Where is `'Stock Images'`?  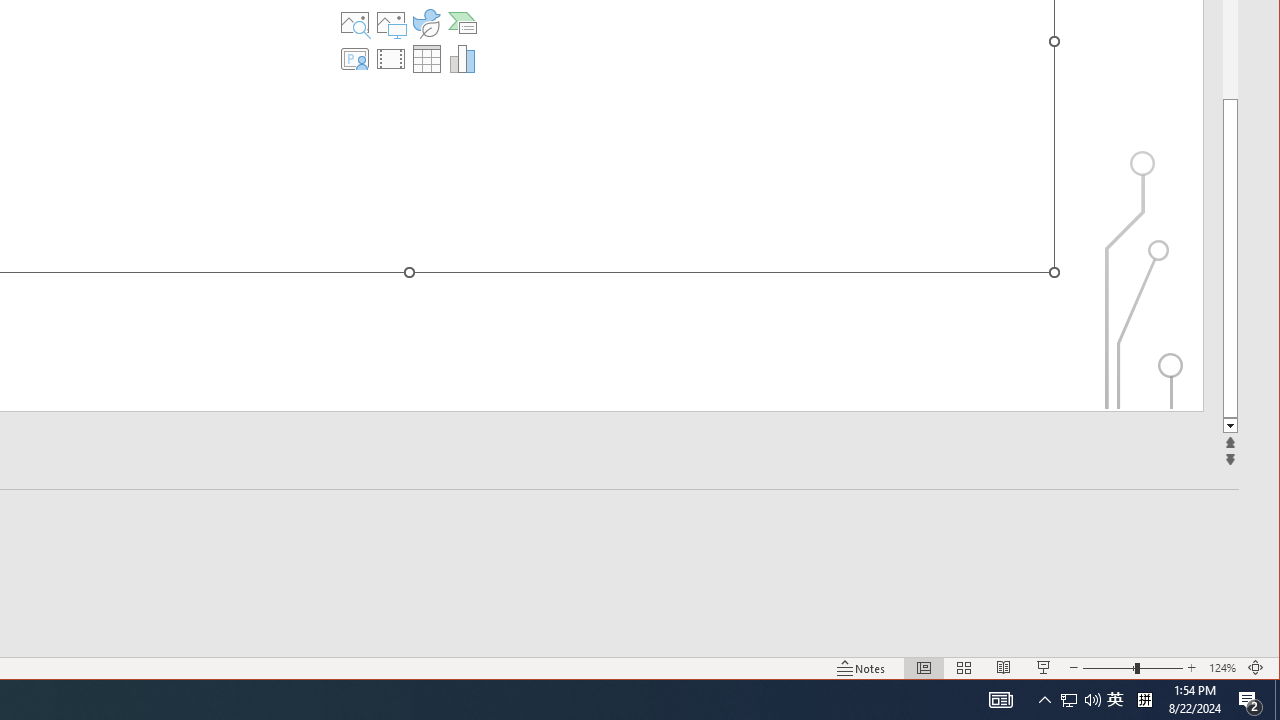 'Stock Images' is located at coordinates (355, 23).